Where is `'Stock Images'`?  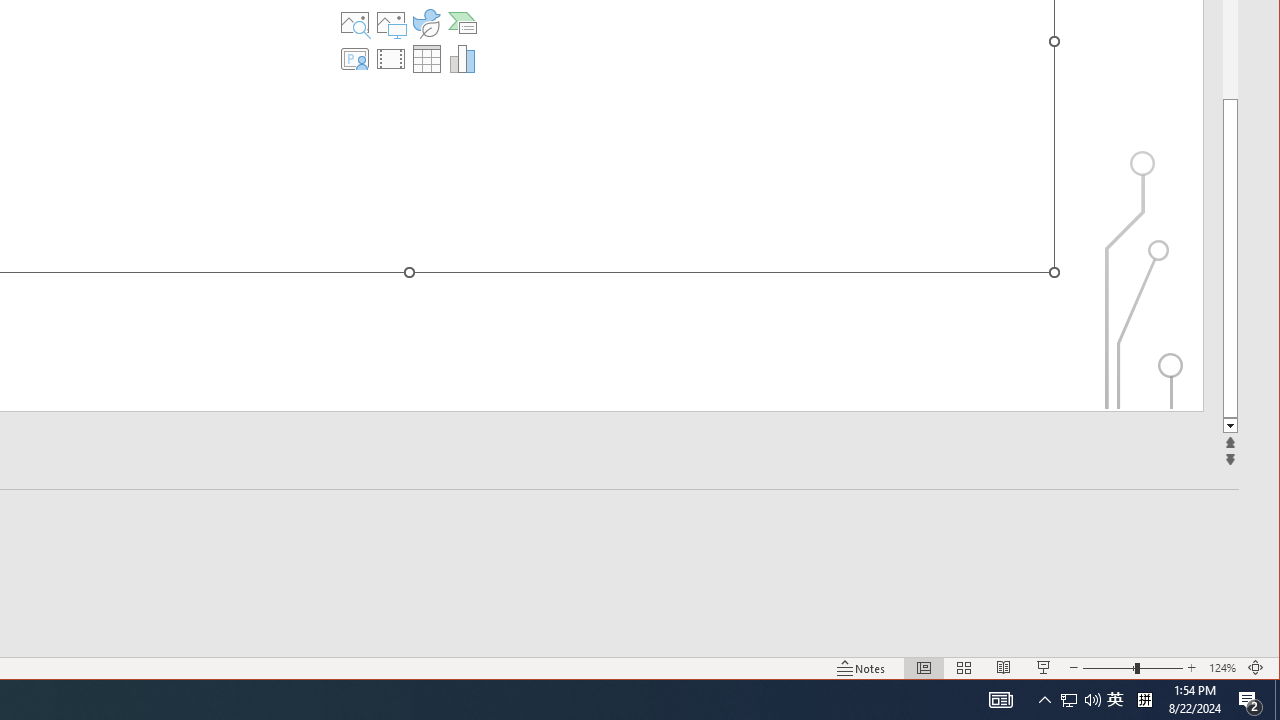 'Stock Images' is located at coordinates (355, 23).